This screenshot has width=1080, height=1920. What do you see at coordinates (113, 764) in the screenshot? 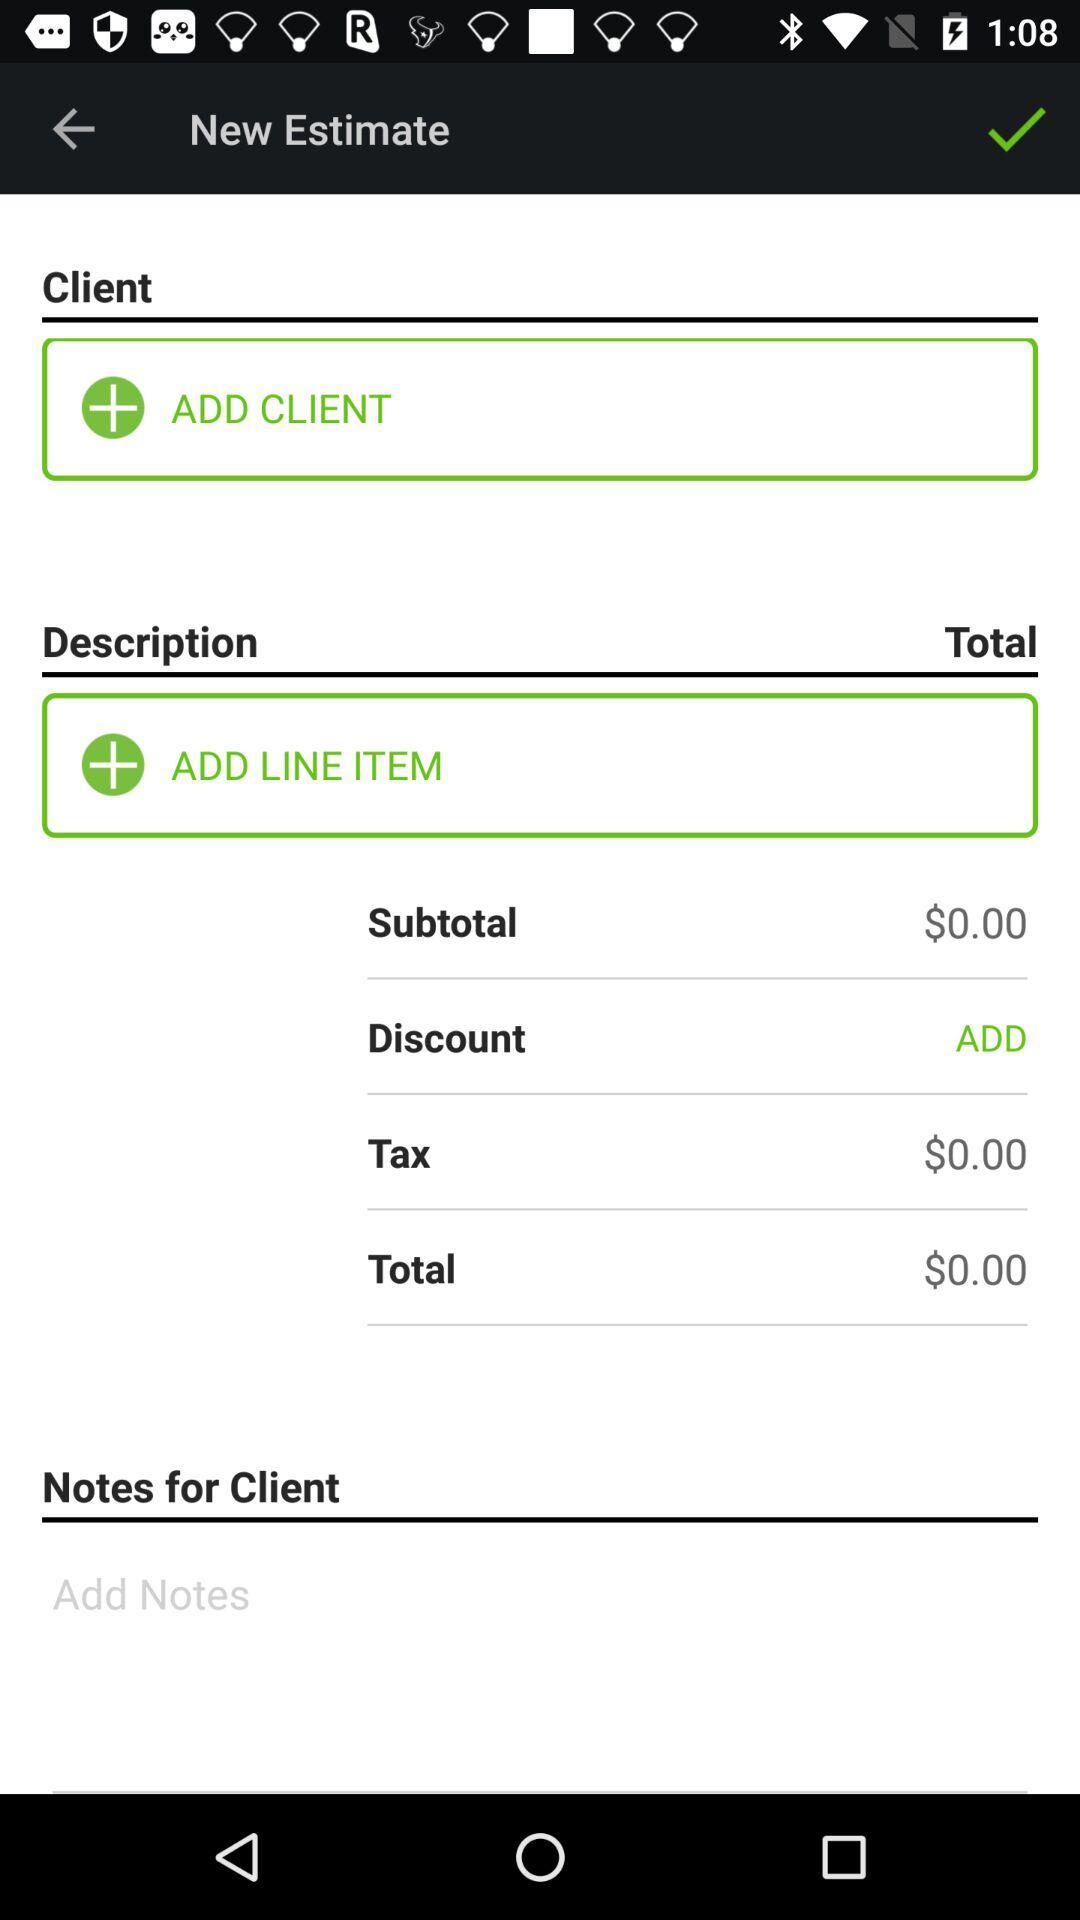
I see `icon which is below description` at bounding box center [113, 764].